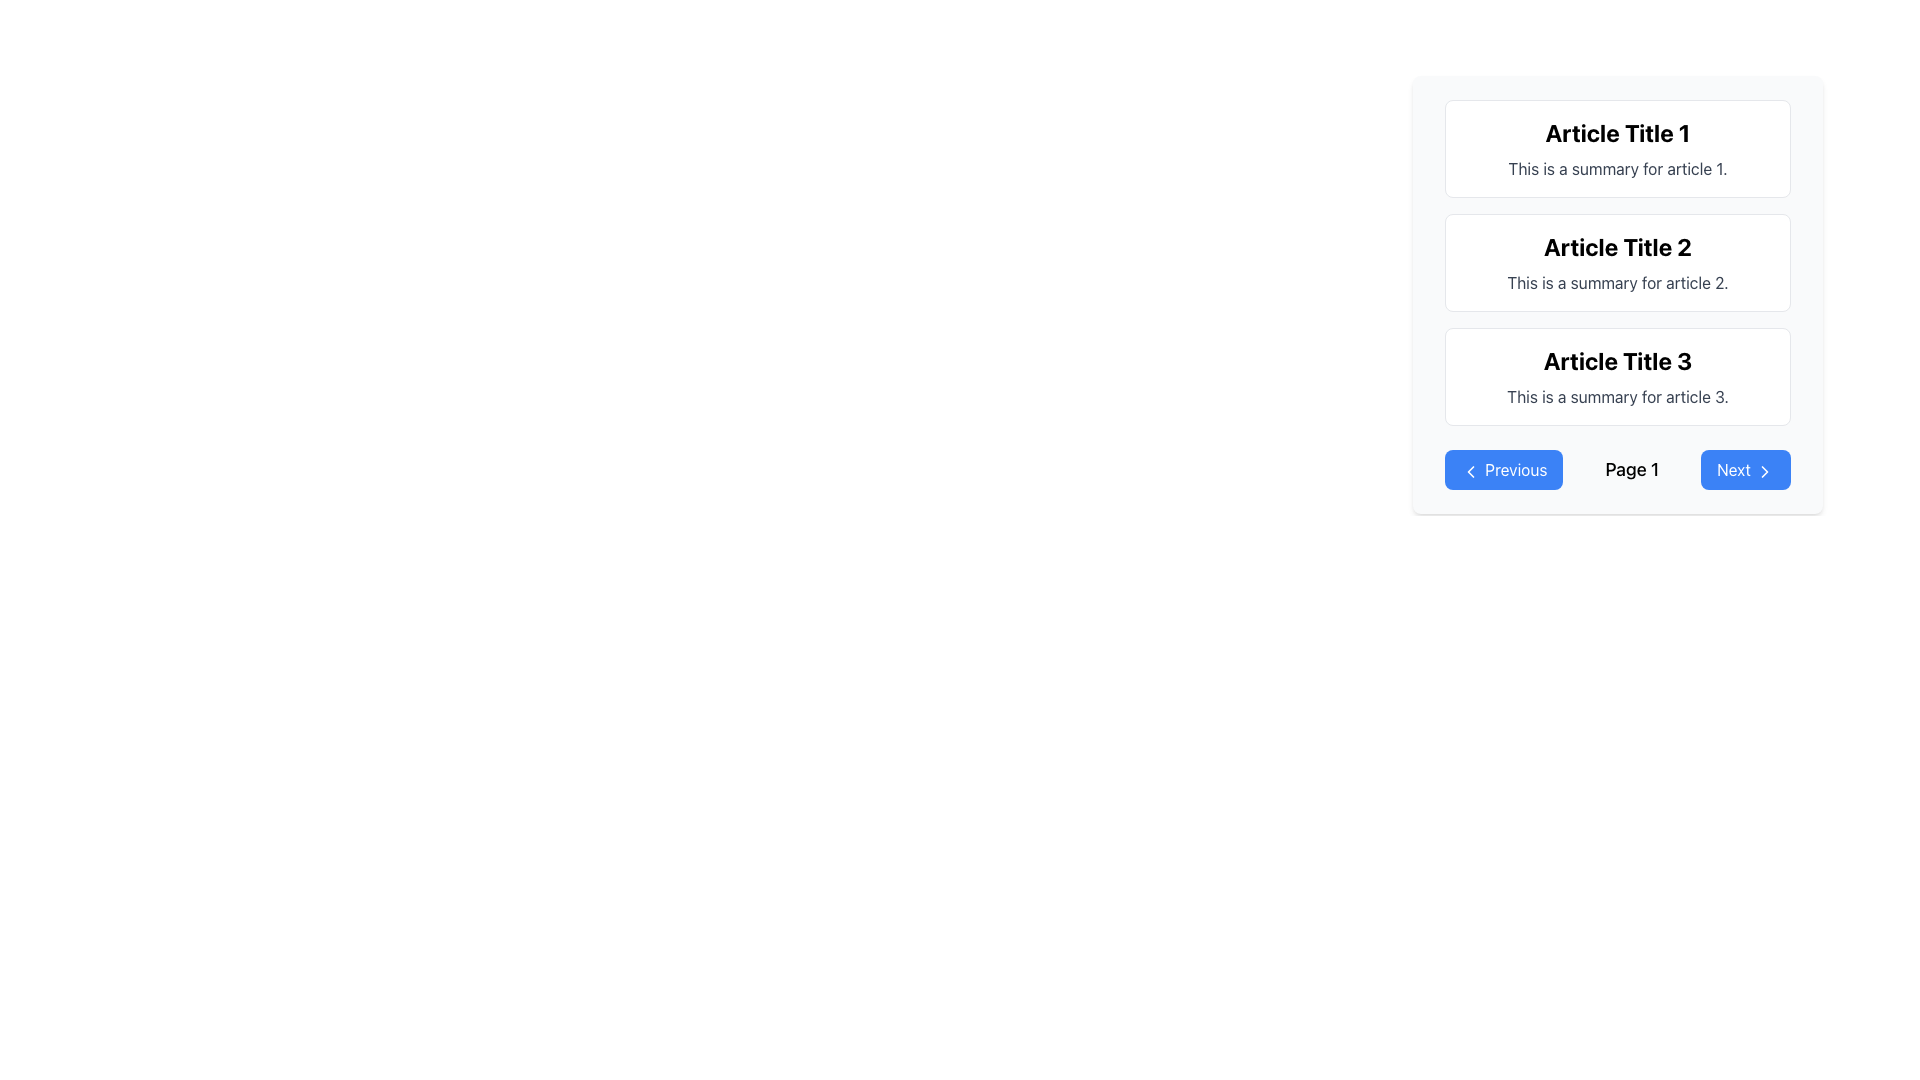  What do you see at coordinates (1617, 168) in the screenshot?
I see `the Text Label element displaying 'This is a summary for article 1.' located below the title 'Article Title 1.'` at bounding box center [1617, 168].